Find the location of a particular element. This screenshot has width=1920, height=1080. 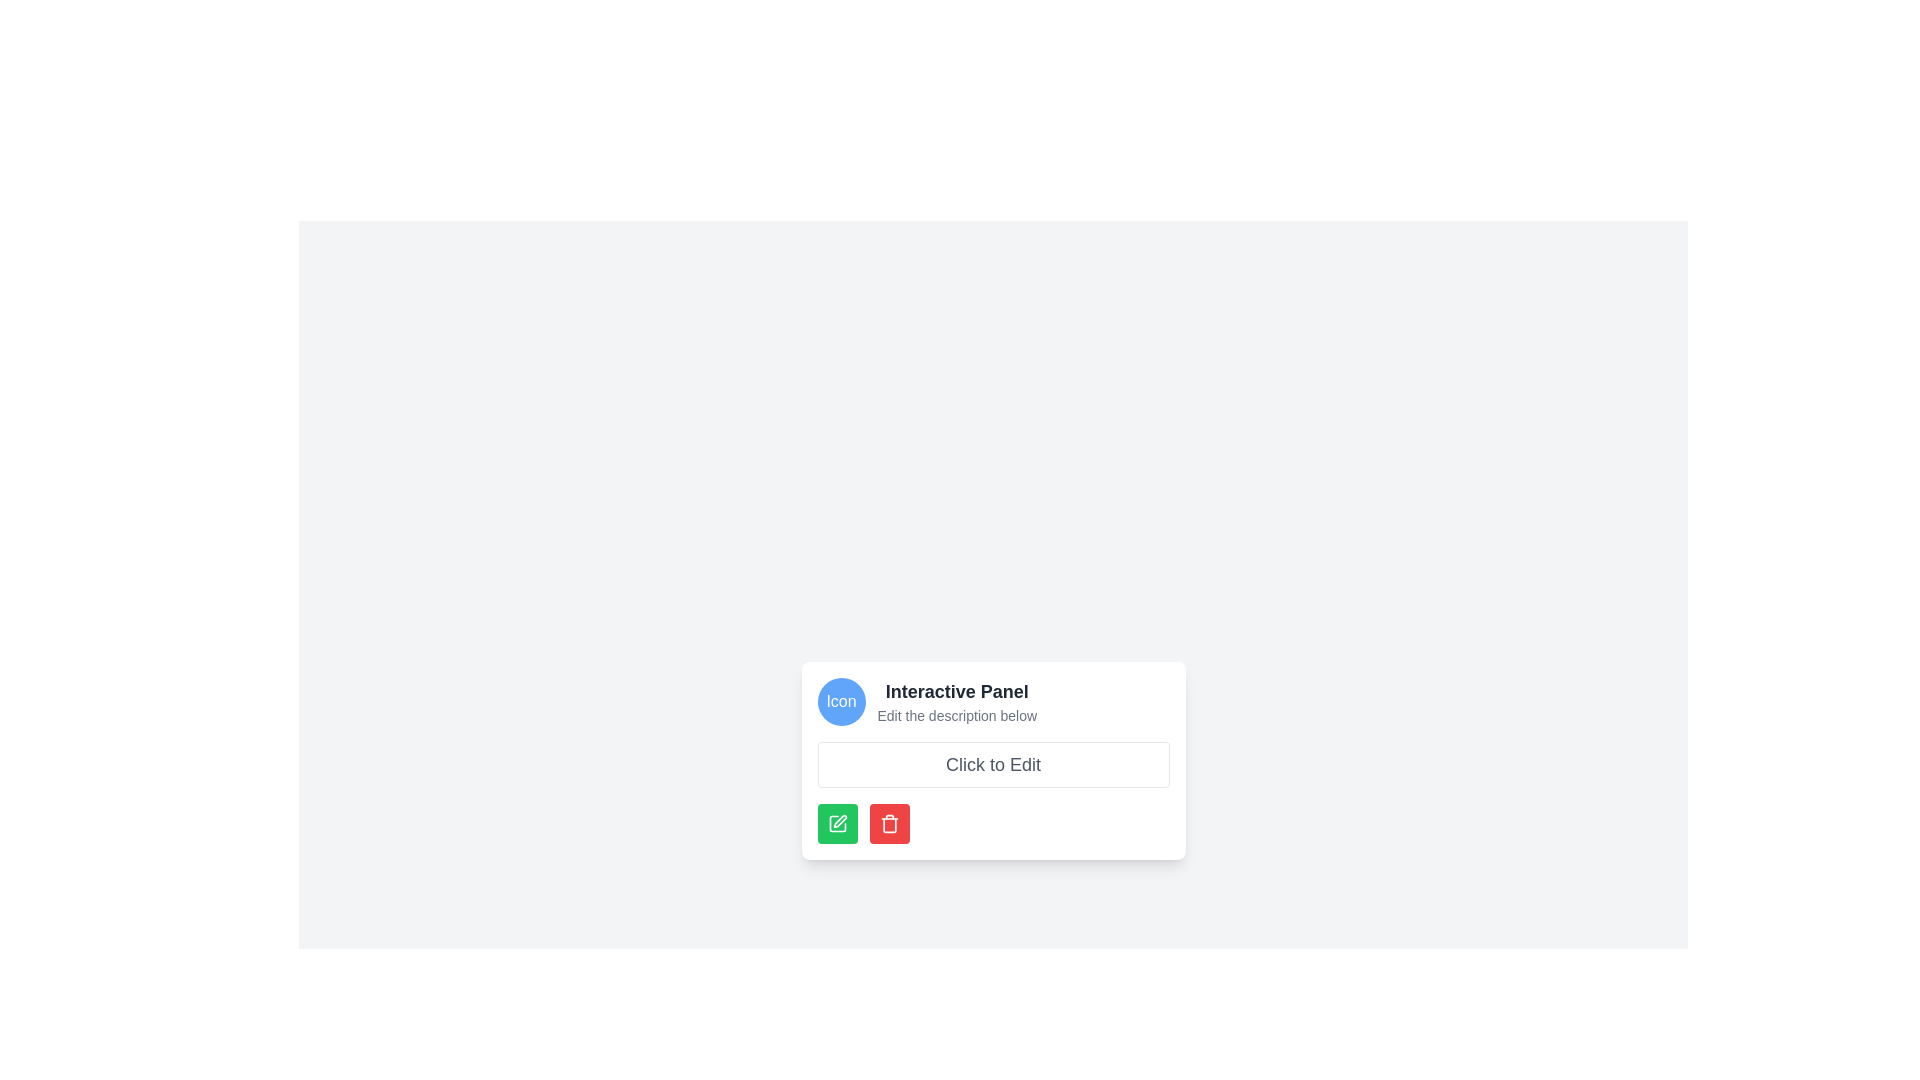

the horizontal button group containing a green pen icon button and a red trash icon button is located at coordinates (993, 824).